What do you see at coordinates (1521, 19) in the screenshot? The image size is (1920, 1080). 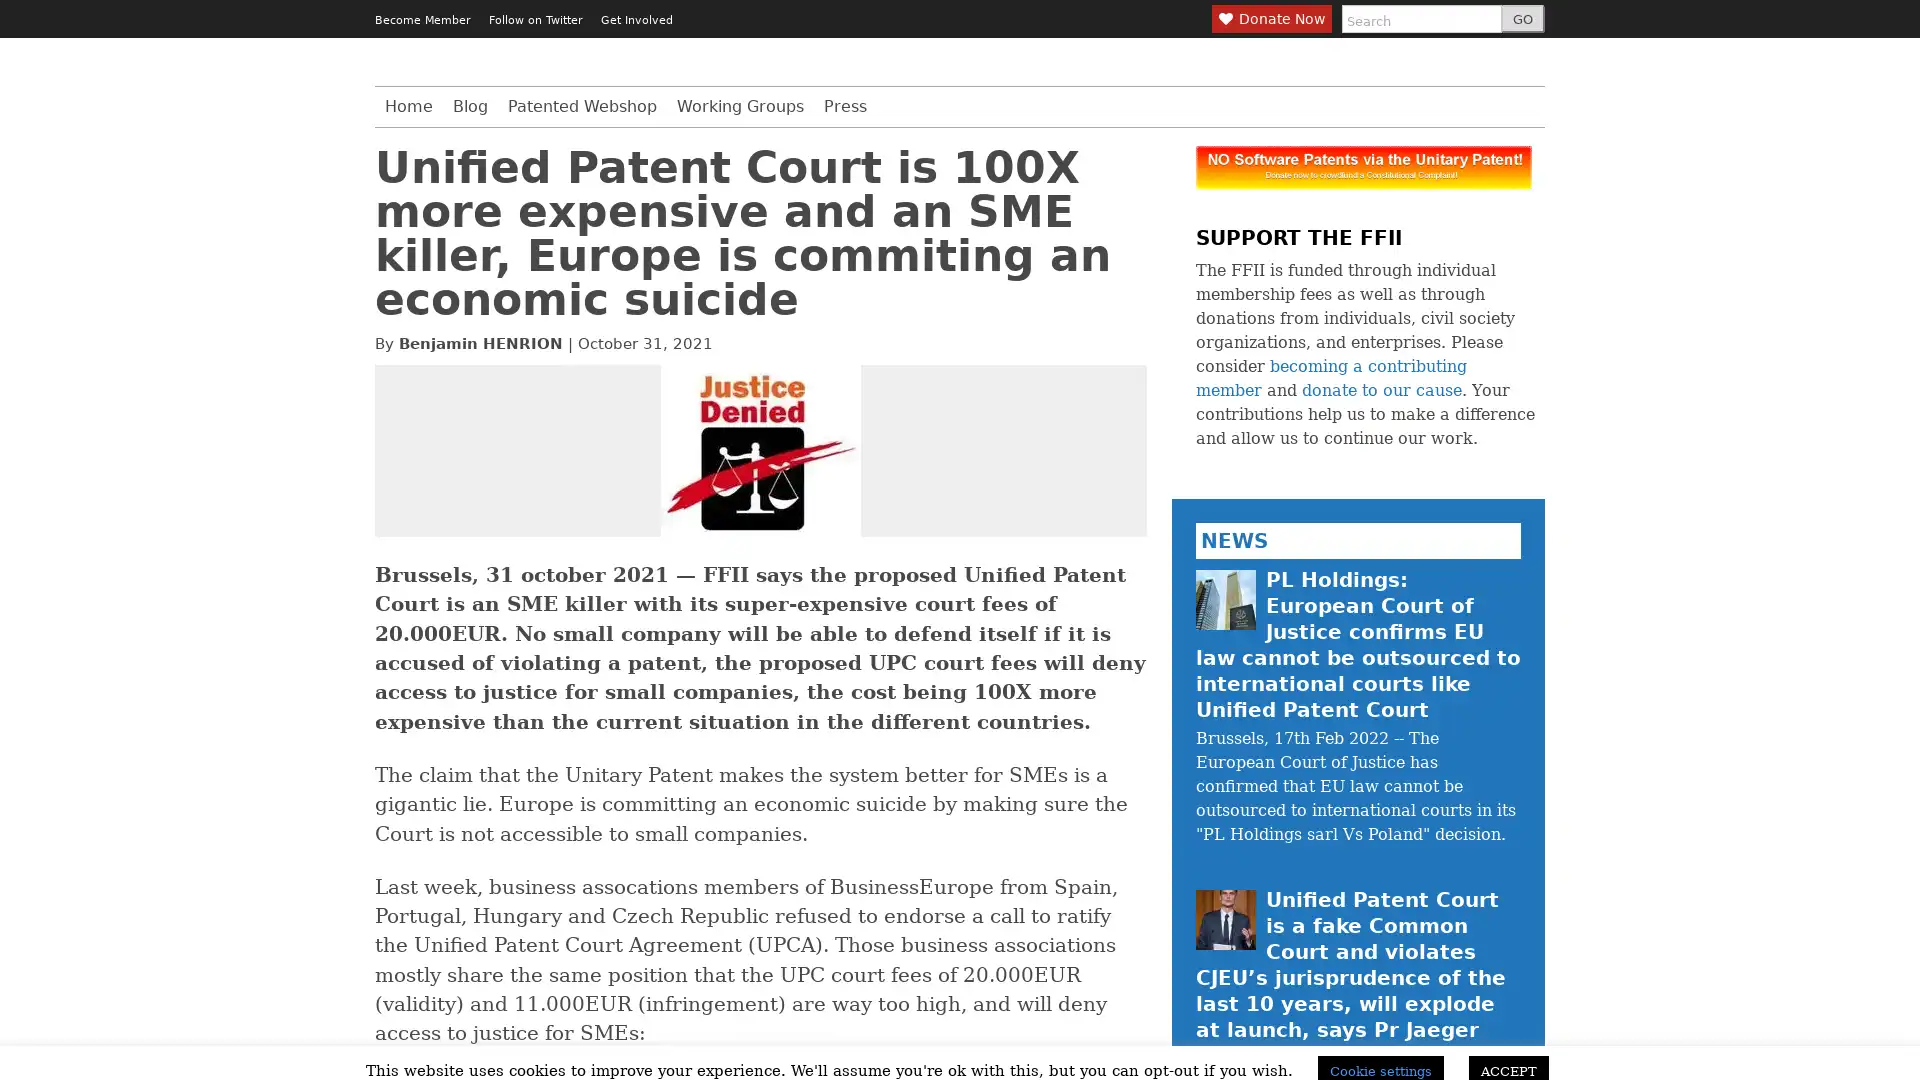 I see `GO` at bounding box center [1521, 19].